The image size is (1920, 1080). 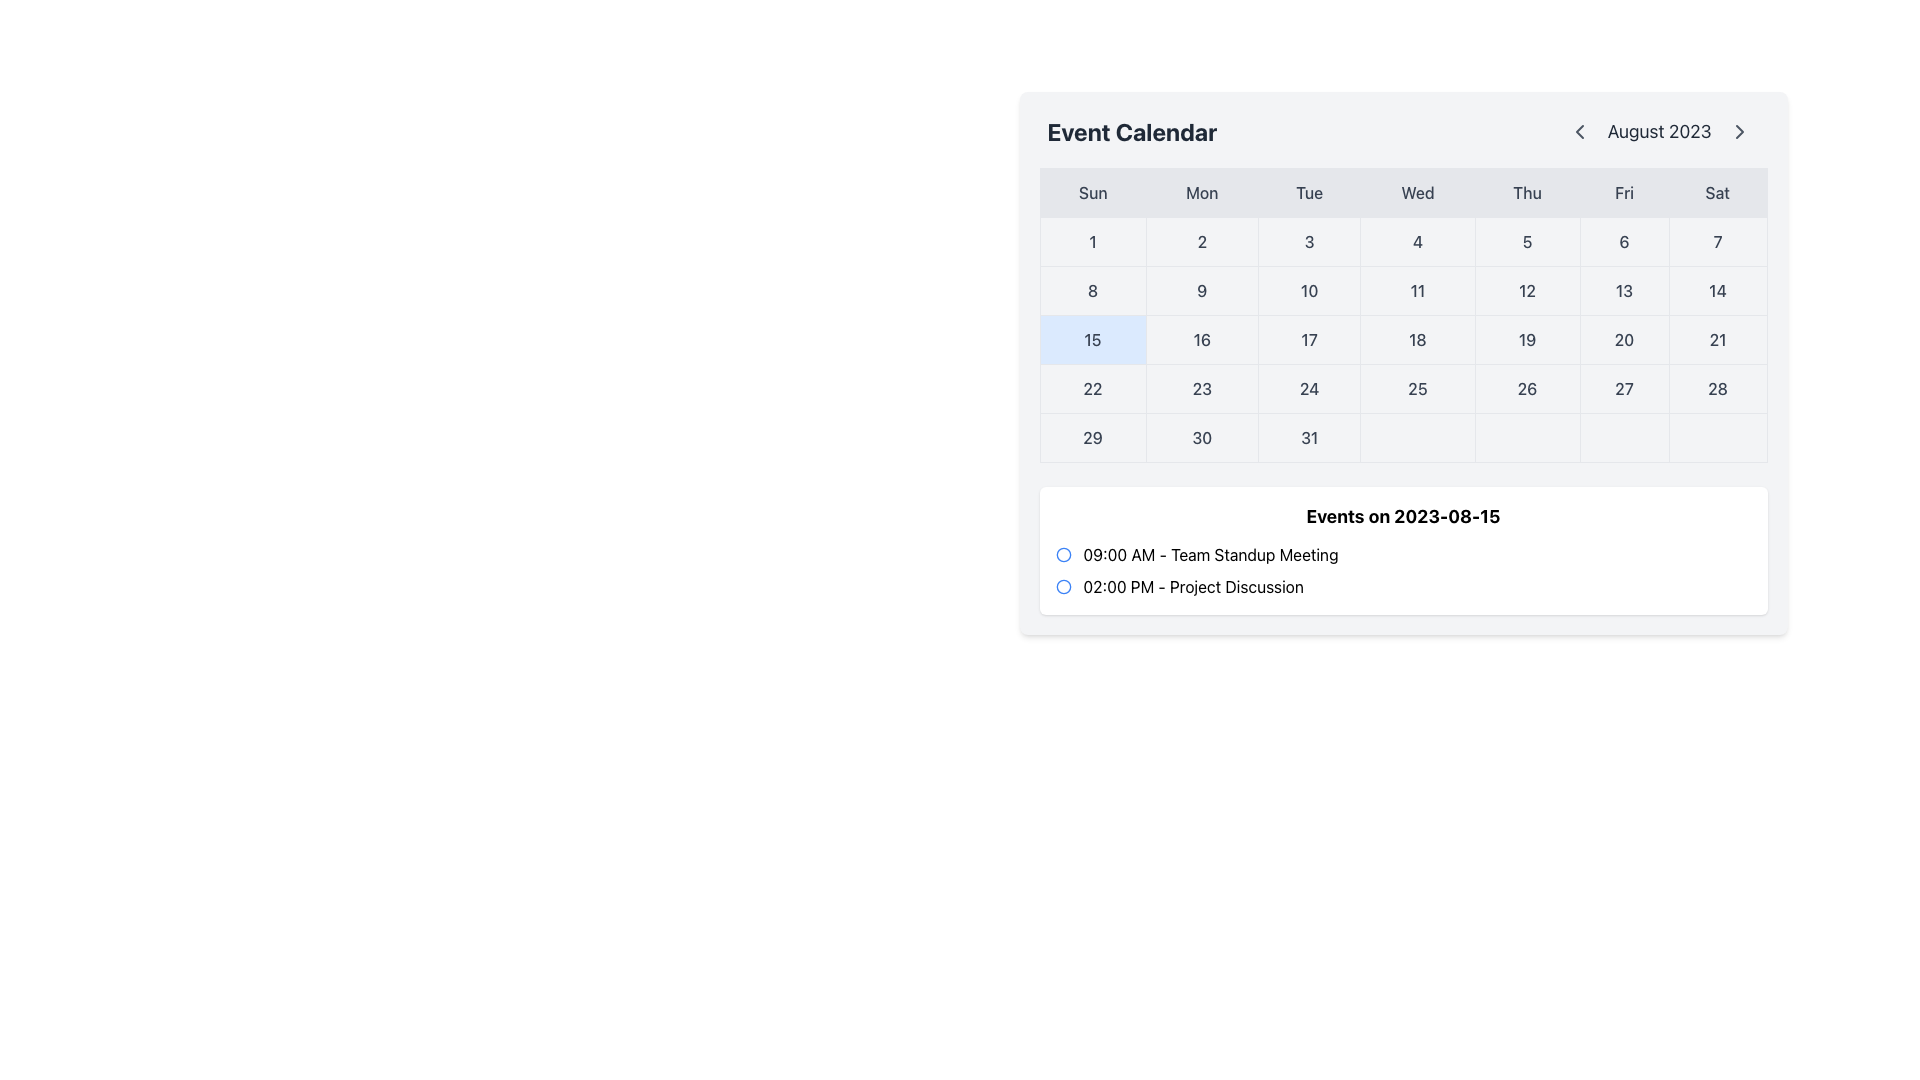 What do you see at coordinates (1402, 338) in the screenshot?
I see `the specific day cell in the third row of the calendar grid` at bounding box center [1402, 338].